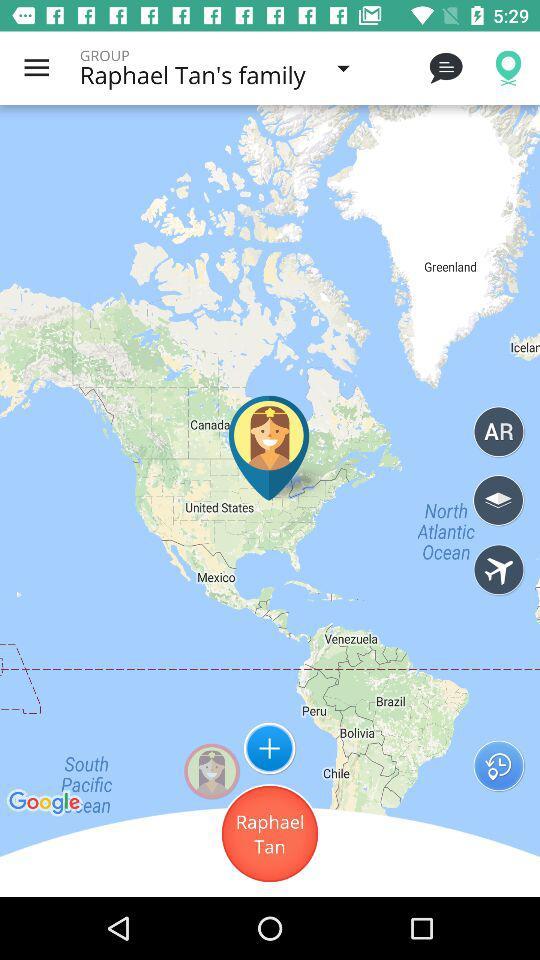 The height and width of the screenshot is (960, 540). Describe the element at coordinates (269, 747) in the screenshot. I see `the add icon` at that location.